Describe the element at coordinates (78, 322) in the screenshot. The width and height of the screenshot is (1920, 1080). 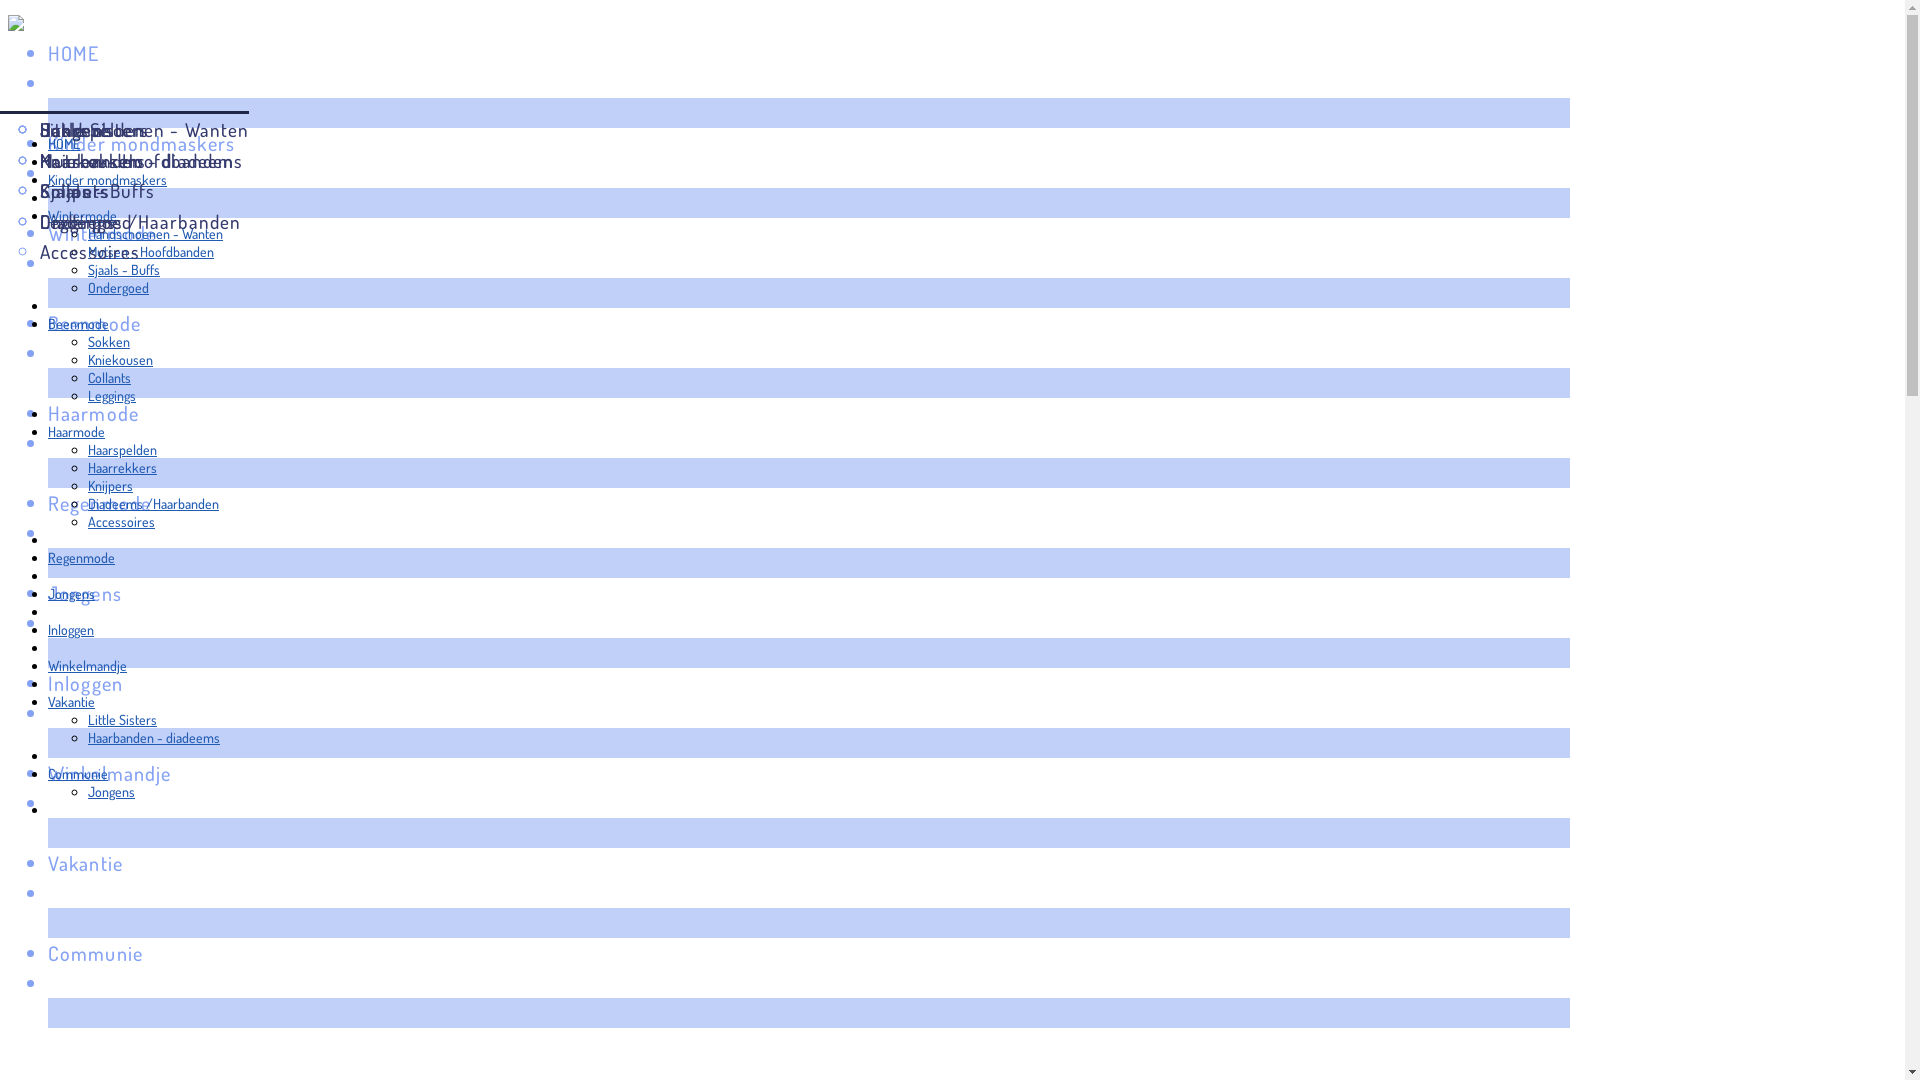
I see `'Beenmode'` at that location.